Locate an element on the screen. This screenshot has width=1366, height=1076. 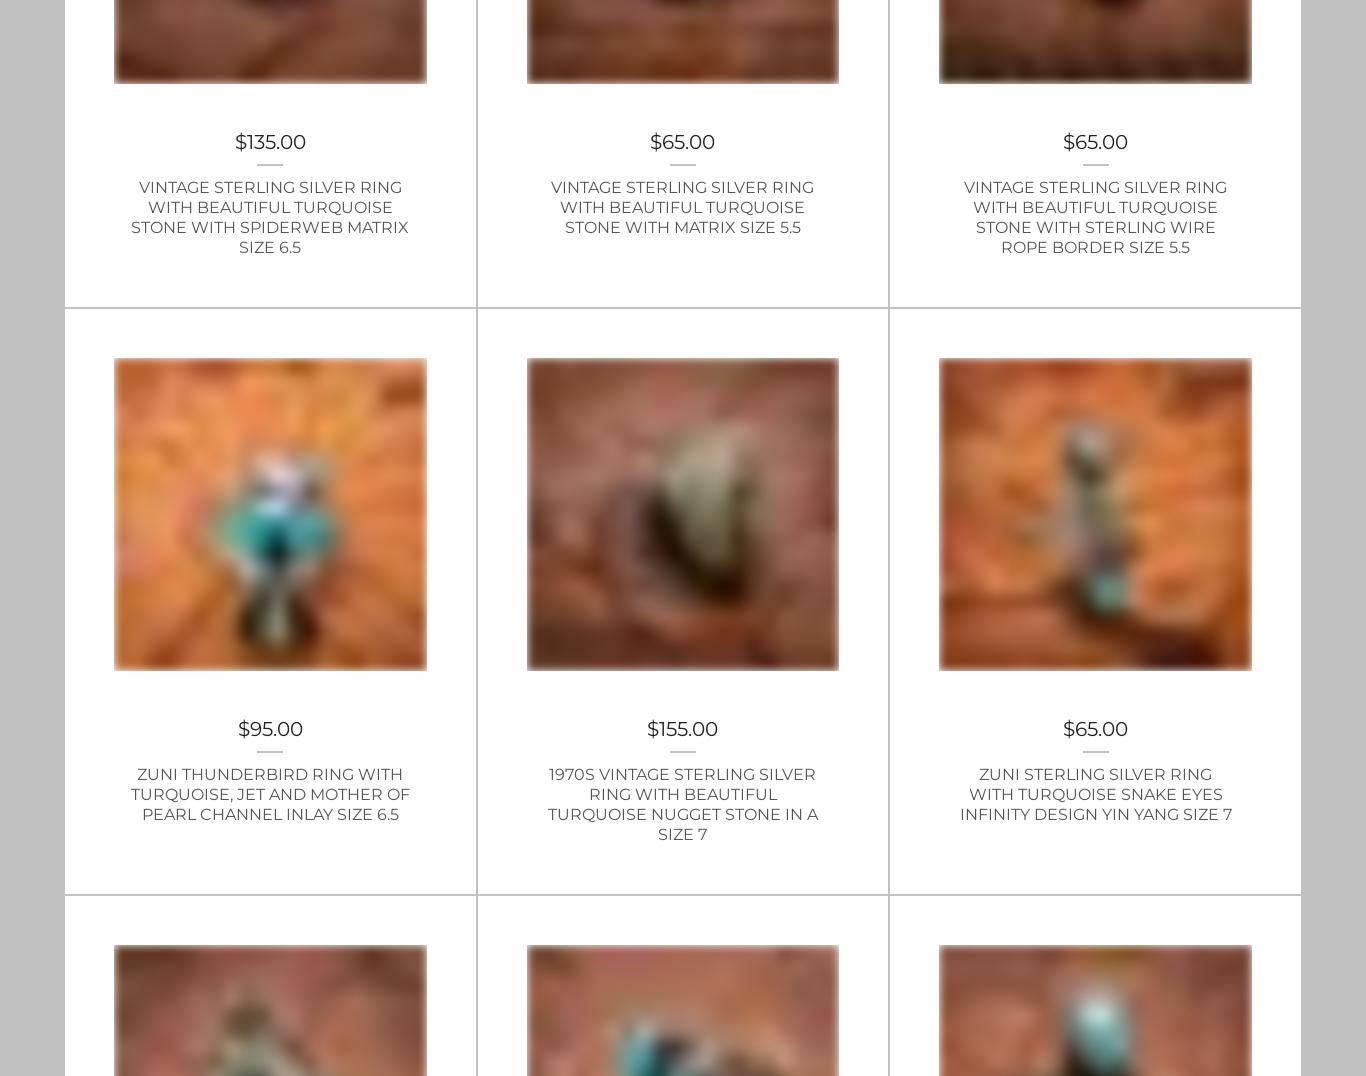
'155.00' is located at coordinates (688, 727).